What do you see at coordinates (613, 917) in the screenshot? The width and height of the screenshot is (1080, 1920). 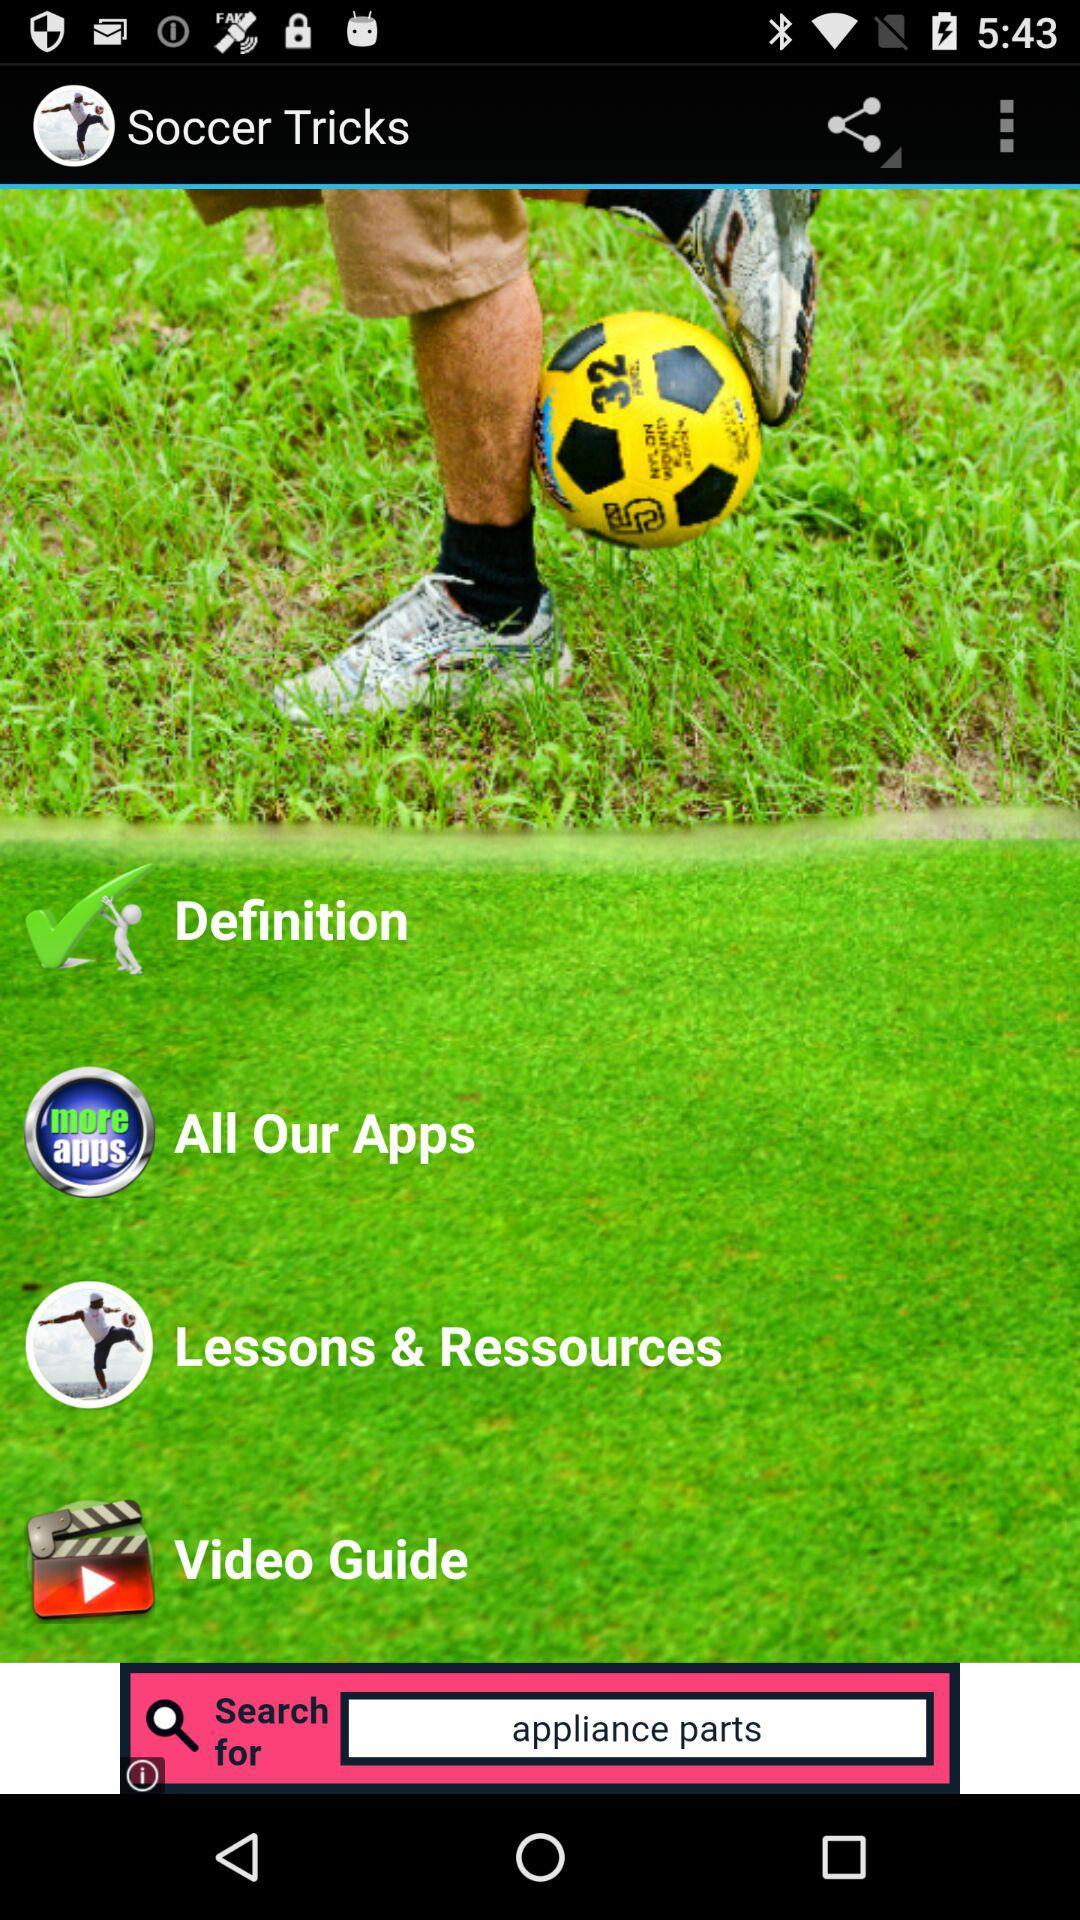 I see `definition icon` at bounding box center [613, 917].